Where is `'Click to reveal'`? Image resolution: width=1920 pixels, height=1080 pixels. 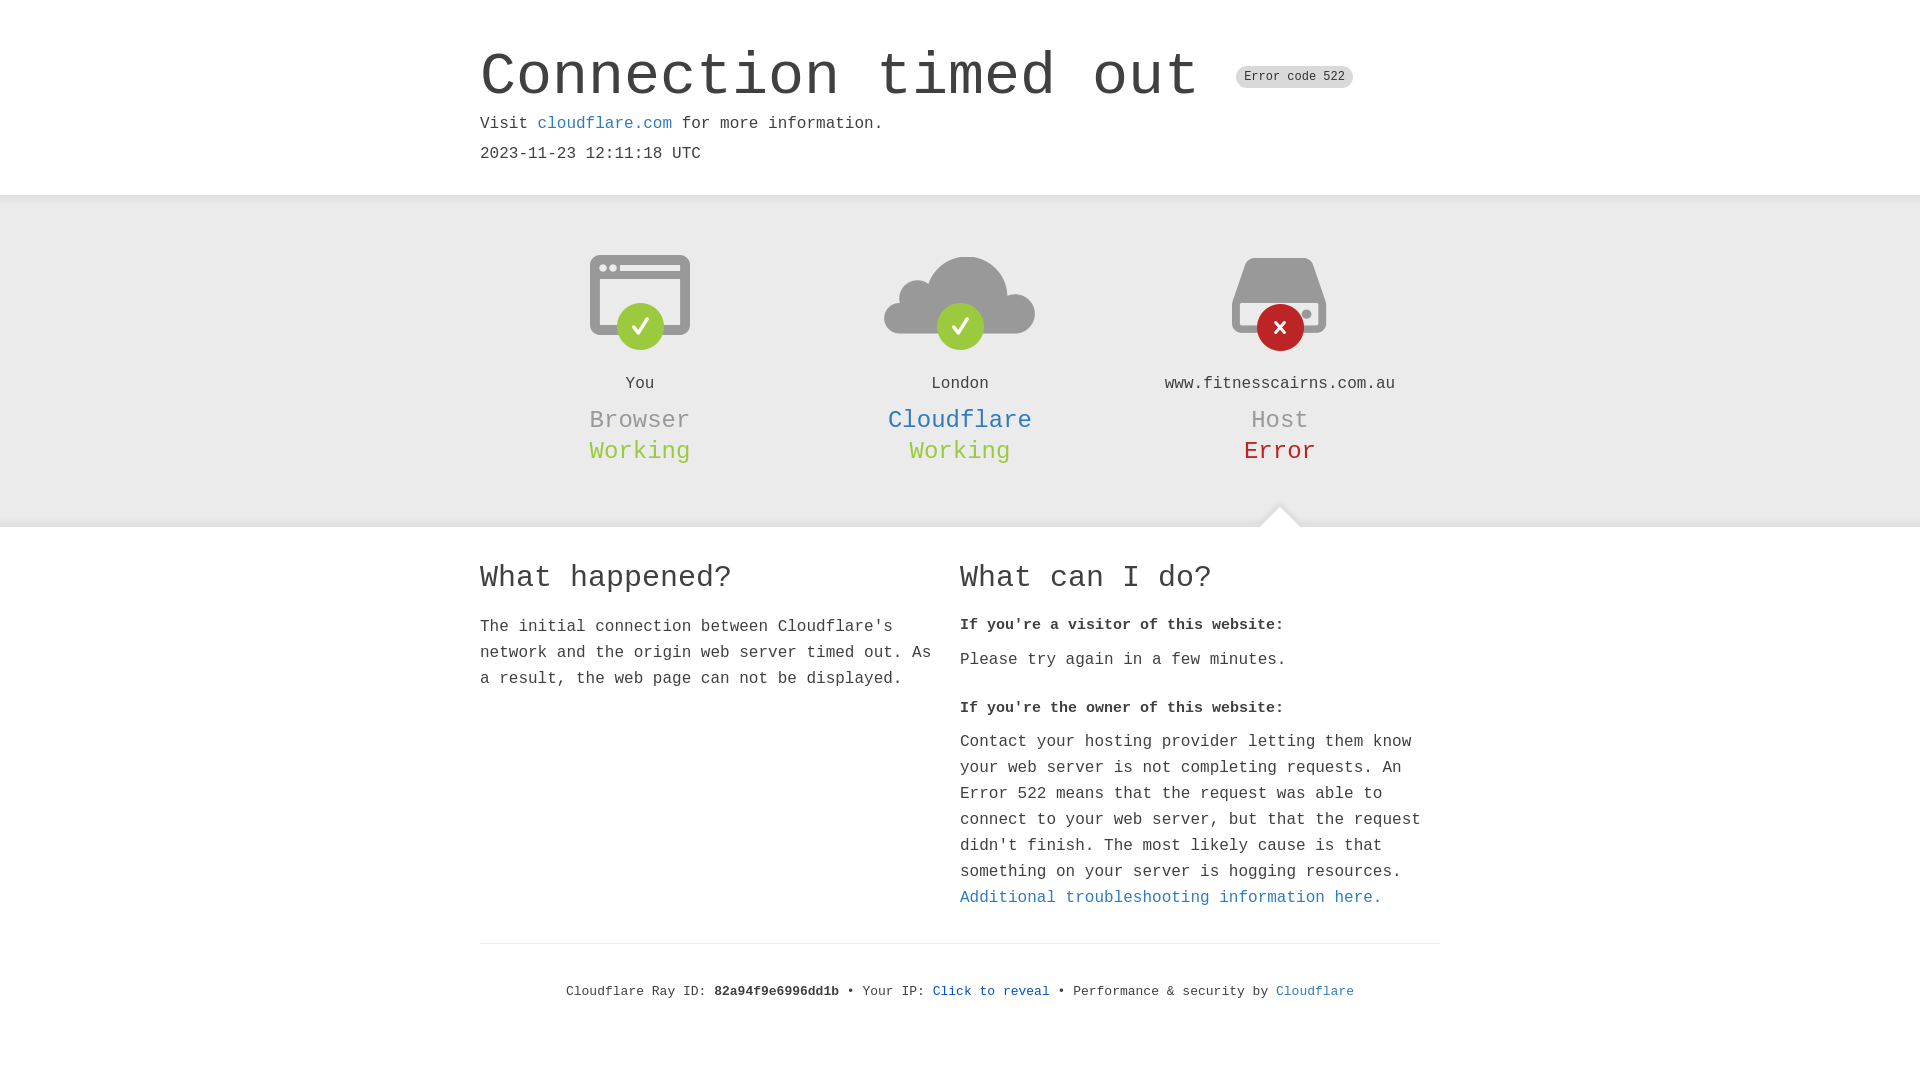 'Click to reveal' is located at coordinates (991, 991).